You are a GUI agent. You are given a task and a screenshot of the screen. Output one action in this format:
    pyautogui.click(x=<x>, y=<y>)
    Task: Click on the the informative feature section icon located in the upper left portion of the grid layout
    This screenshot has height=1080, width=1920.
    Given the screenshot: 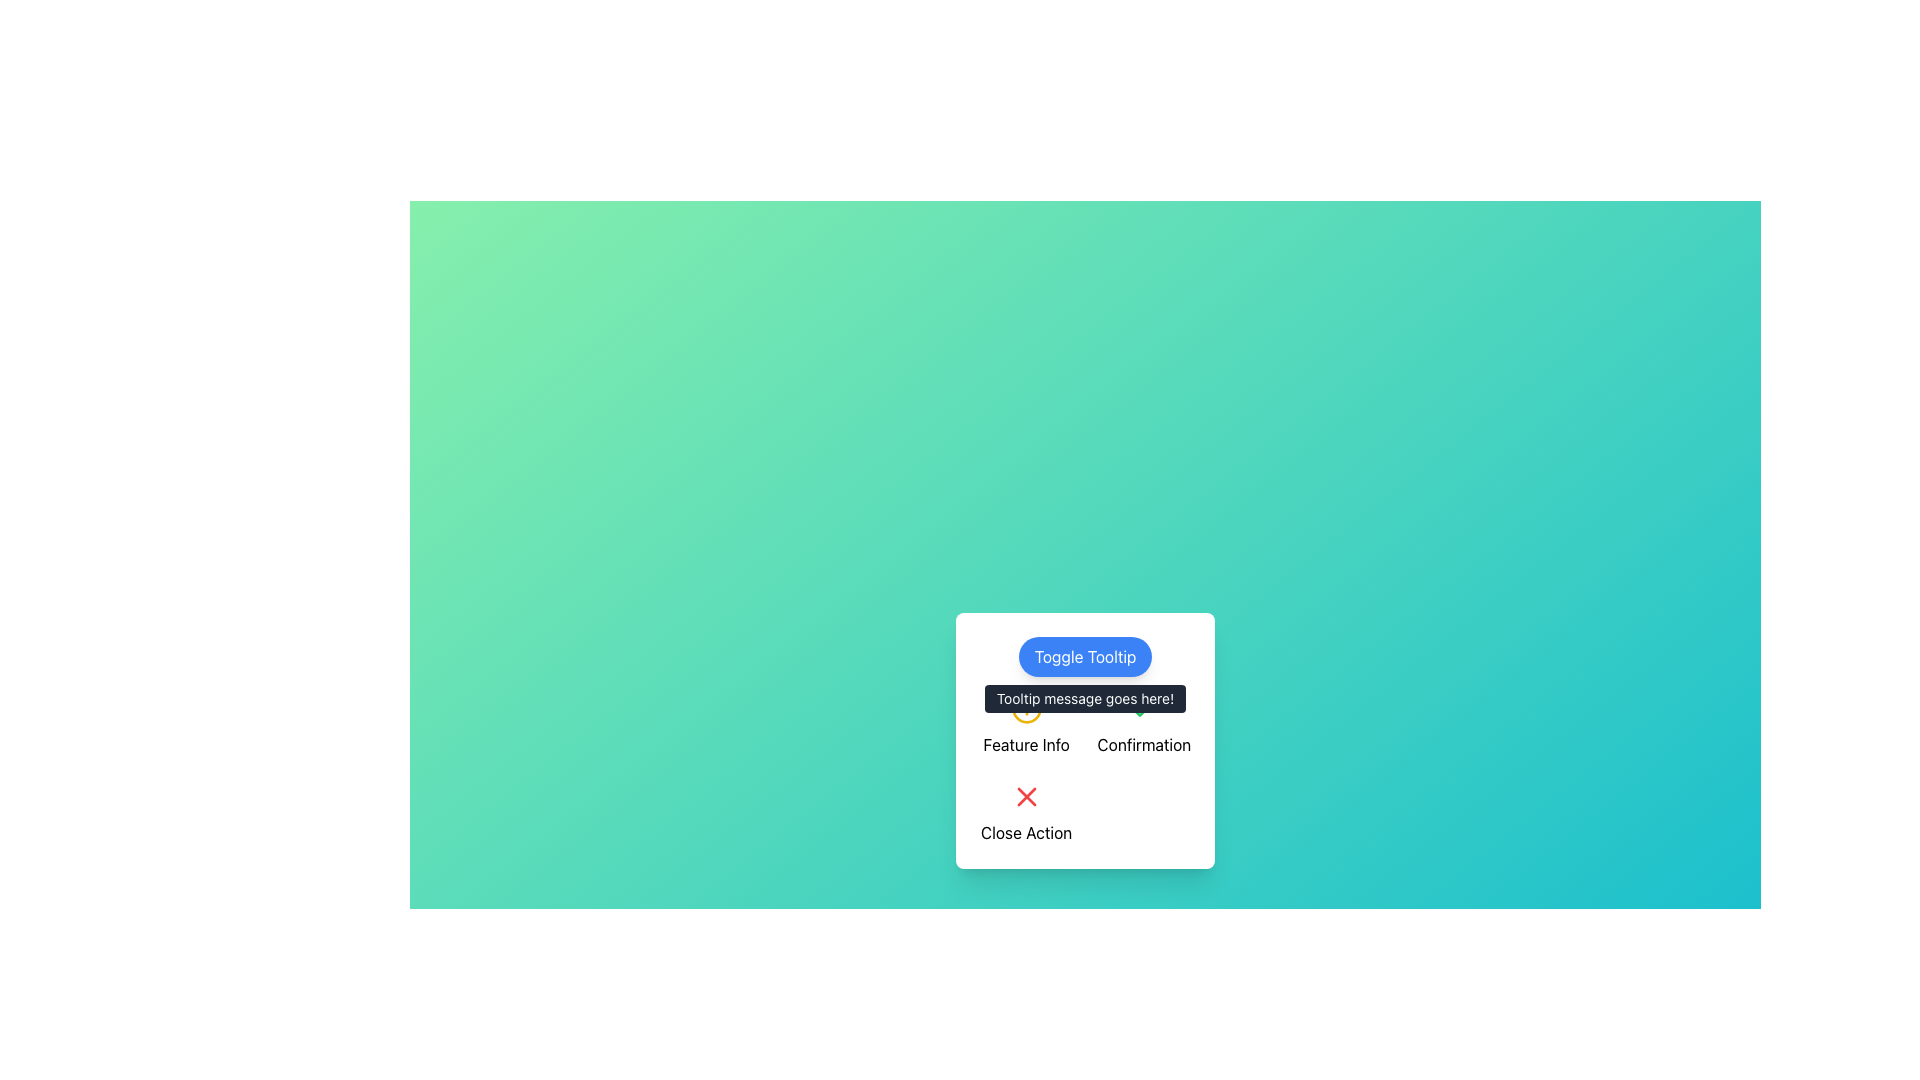 What is the action you would take?
    pyautogui.click(x=1026, y=725)
    